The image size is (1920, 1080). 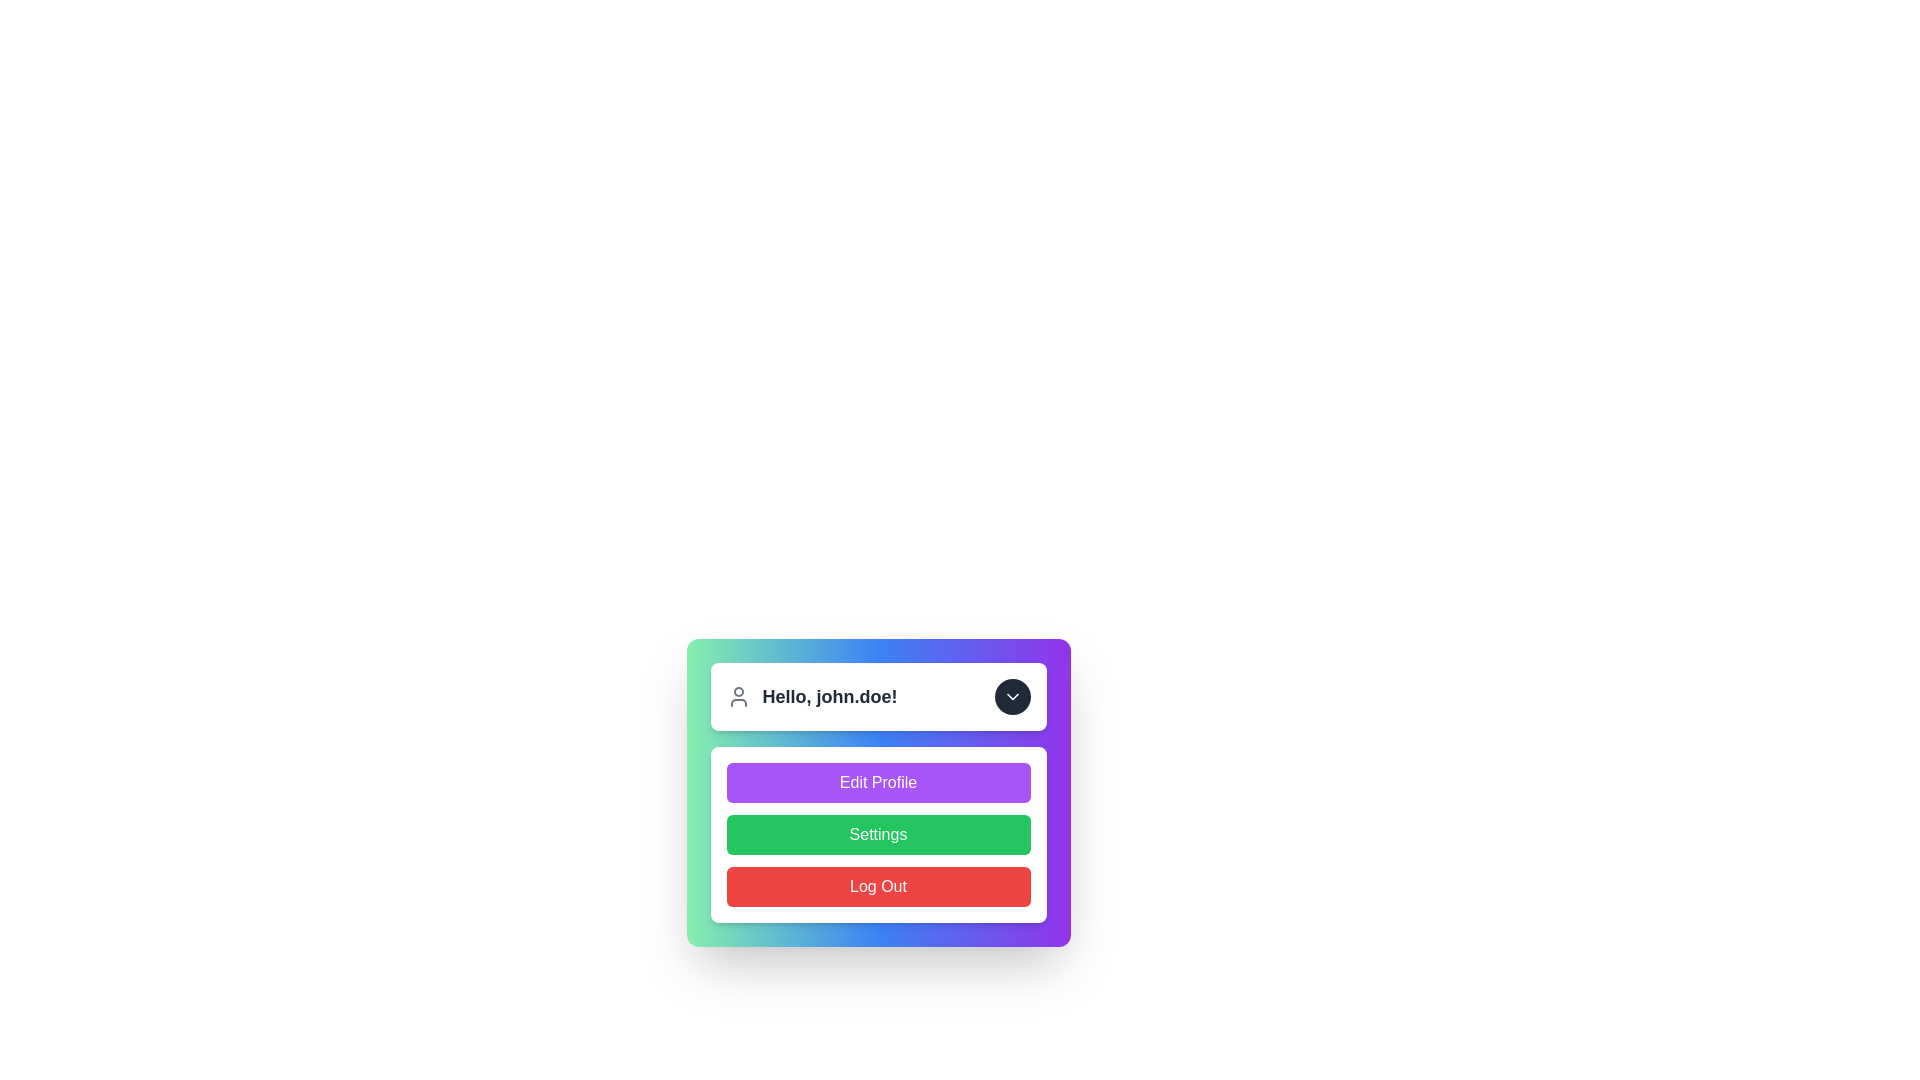 I want to click on the user icon located to the left of the greeting text 'Hello, john.doe!' for additional information, so click(x=737, y=696).